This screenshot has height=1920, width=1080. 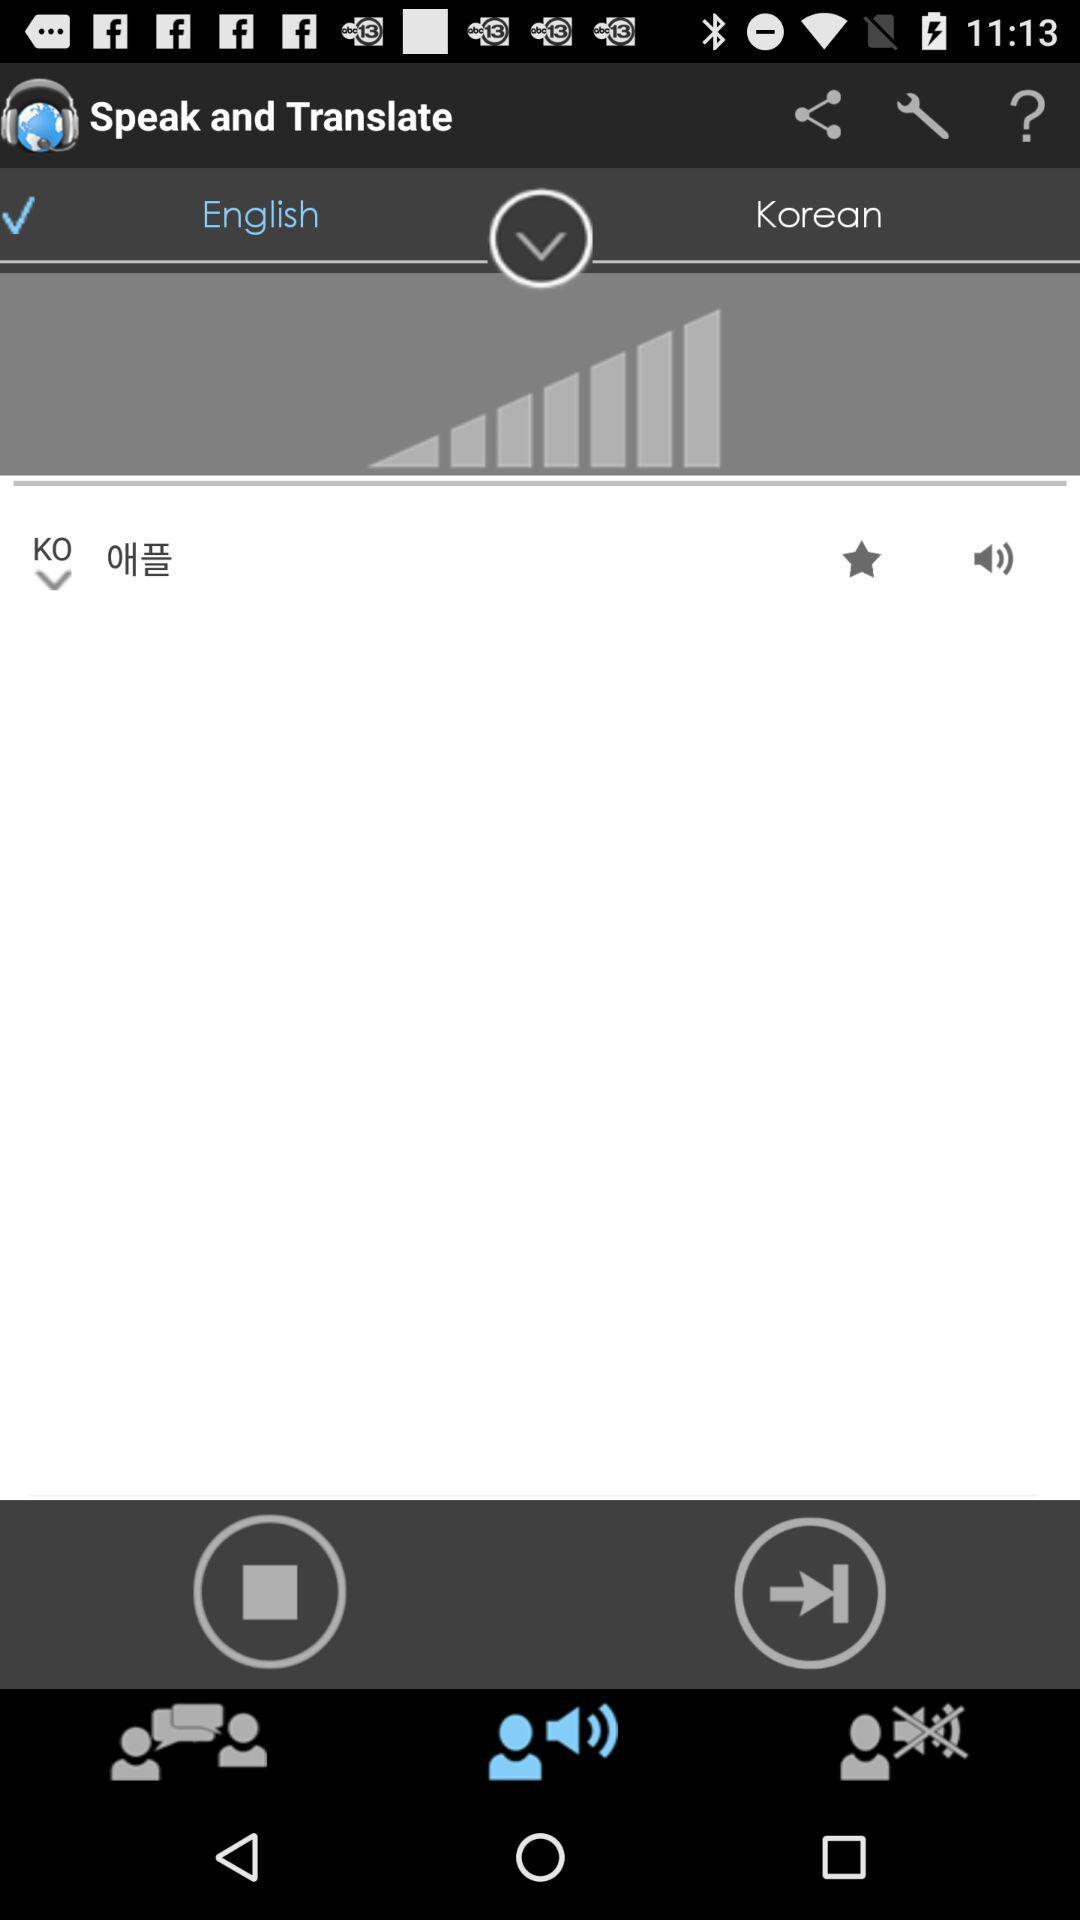 What do you see at coordinates (817, 114) in the screenshot?
I see `share this page` at bounding box center [817, 114].